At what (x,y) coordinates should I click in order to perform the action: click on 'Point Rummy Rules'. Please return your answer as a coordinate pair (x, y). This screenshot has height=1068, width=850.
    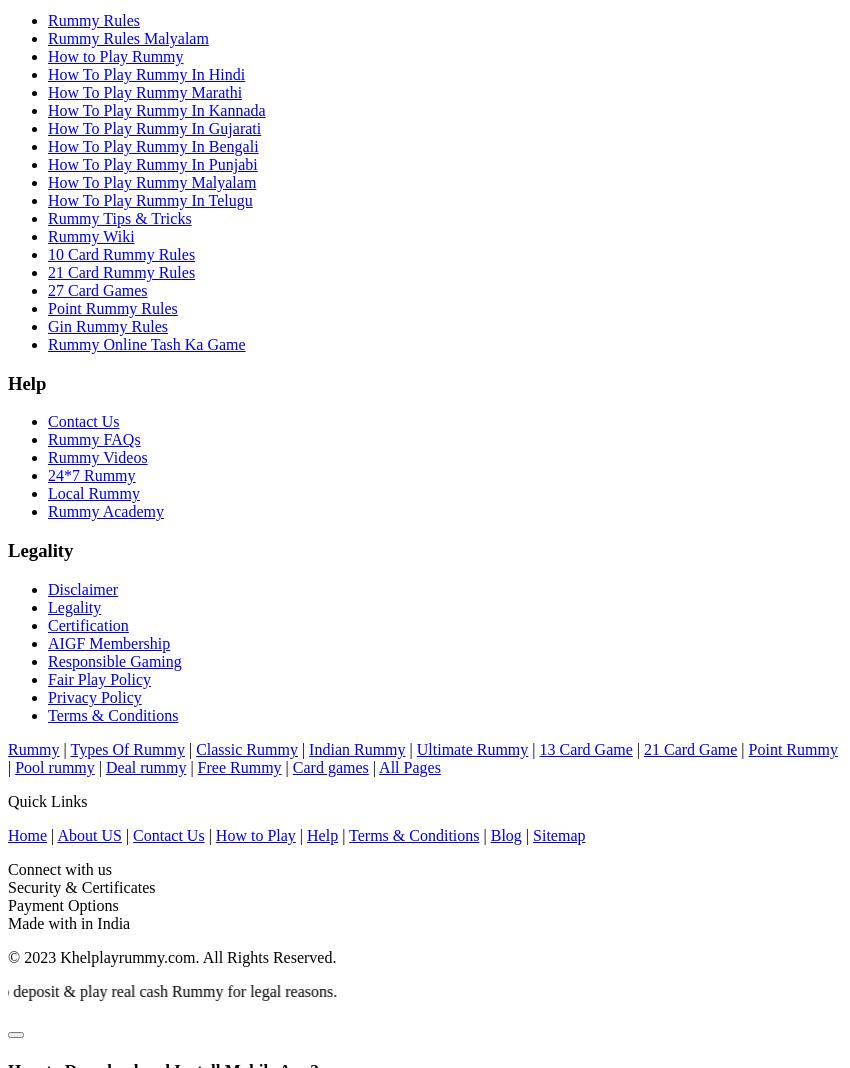
    Looking at the image, I should click on (48, 306).